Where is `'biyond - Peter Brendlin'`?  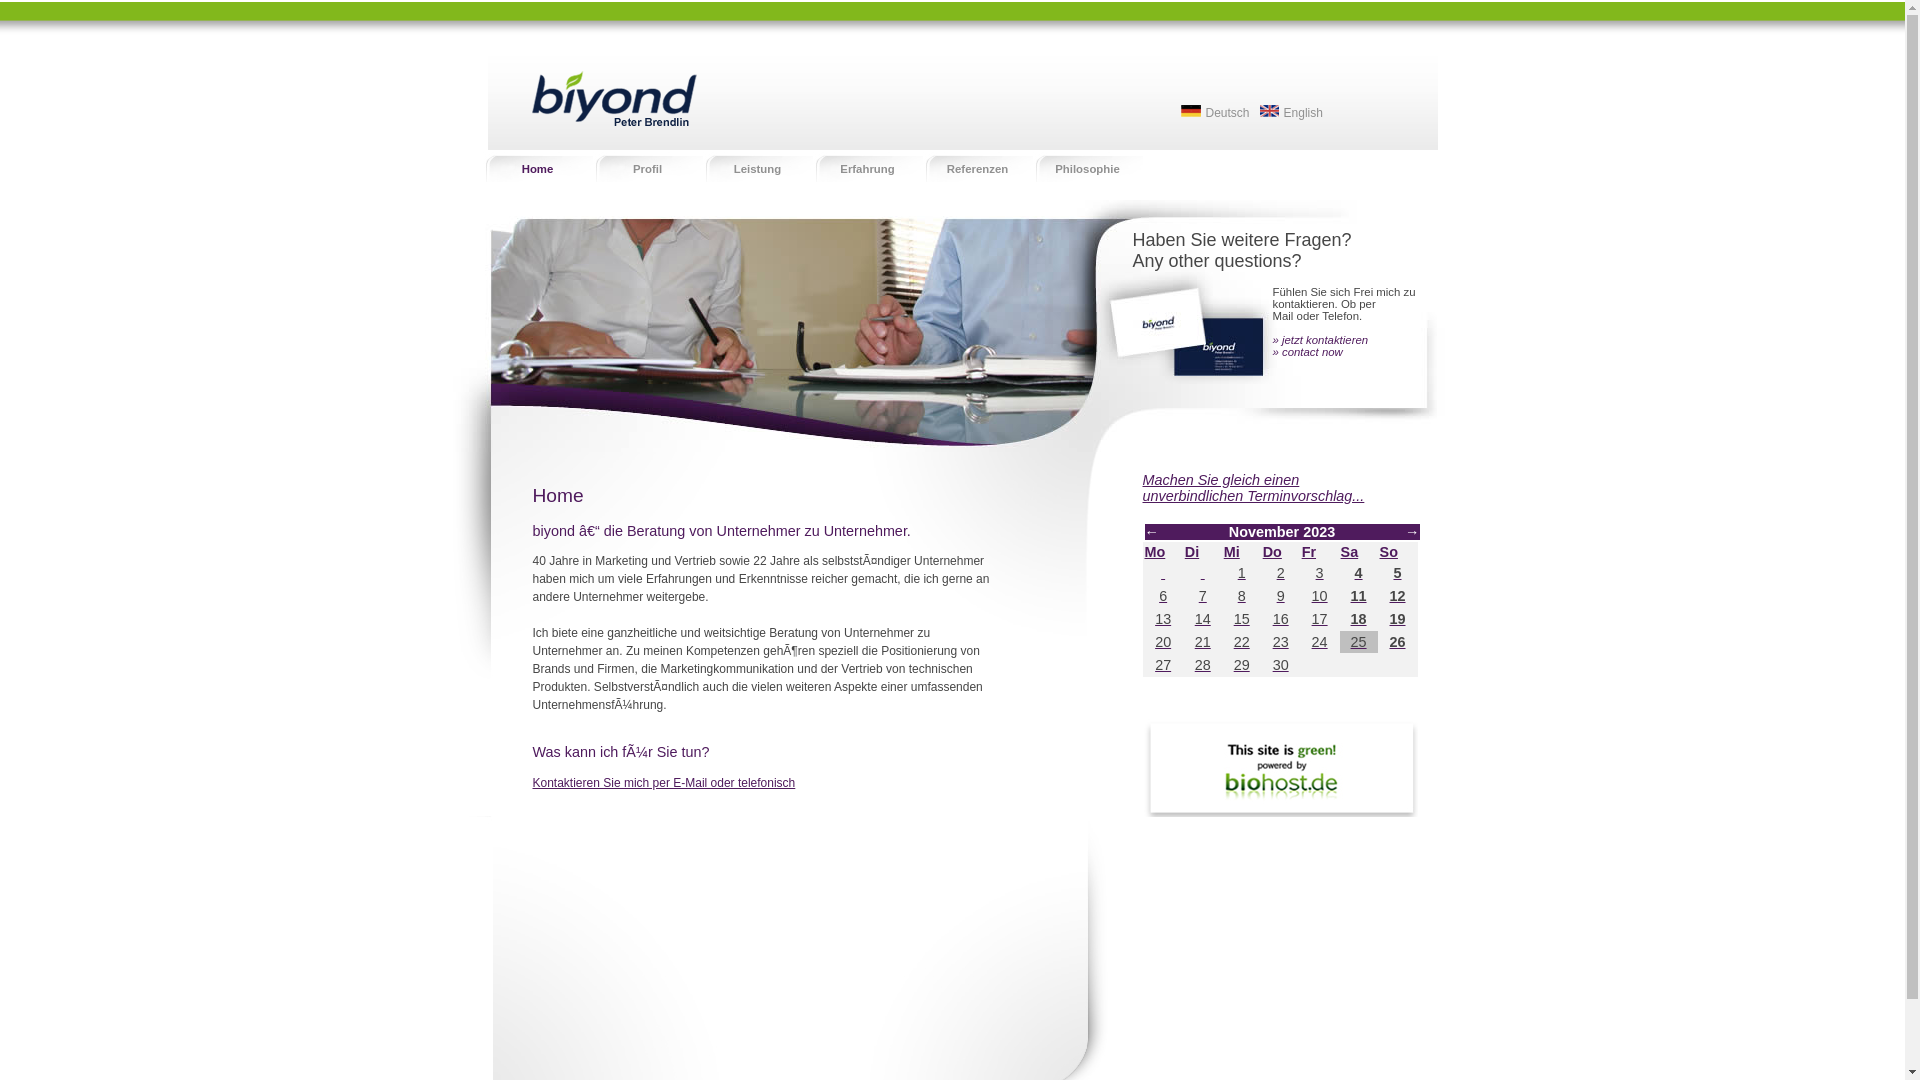 'biyond - Peter Brendlin' is located at coordinates (593, 80).